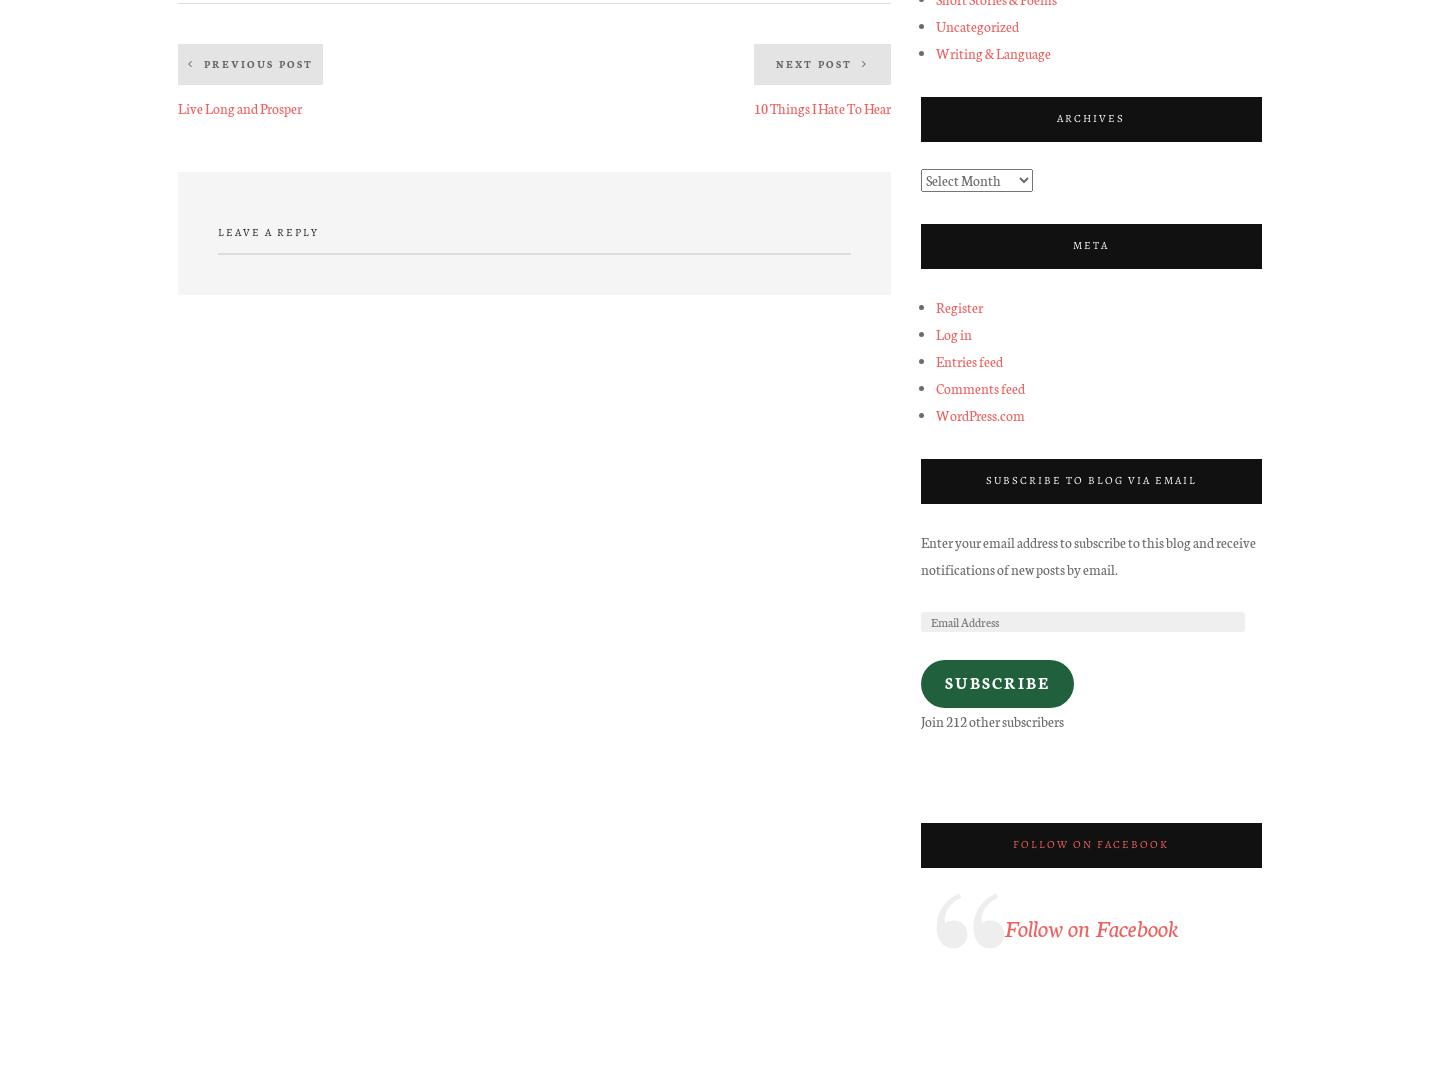 The width and height of the screenshot is (1440, 1074). I want to click on 'Comments feed', so click(978, 387).